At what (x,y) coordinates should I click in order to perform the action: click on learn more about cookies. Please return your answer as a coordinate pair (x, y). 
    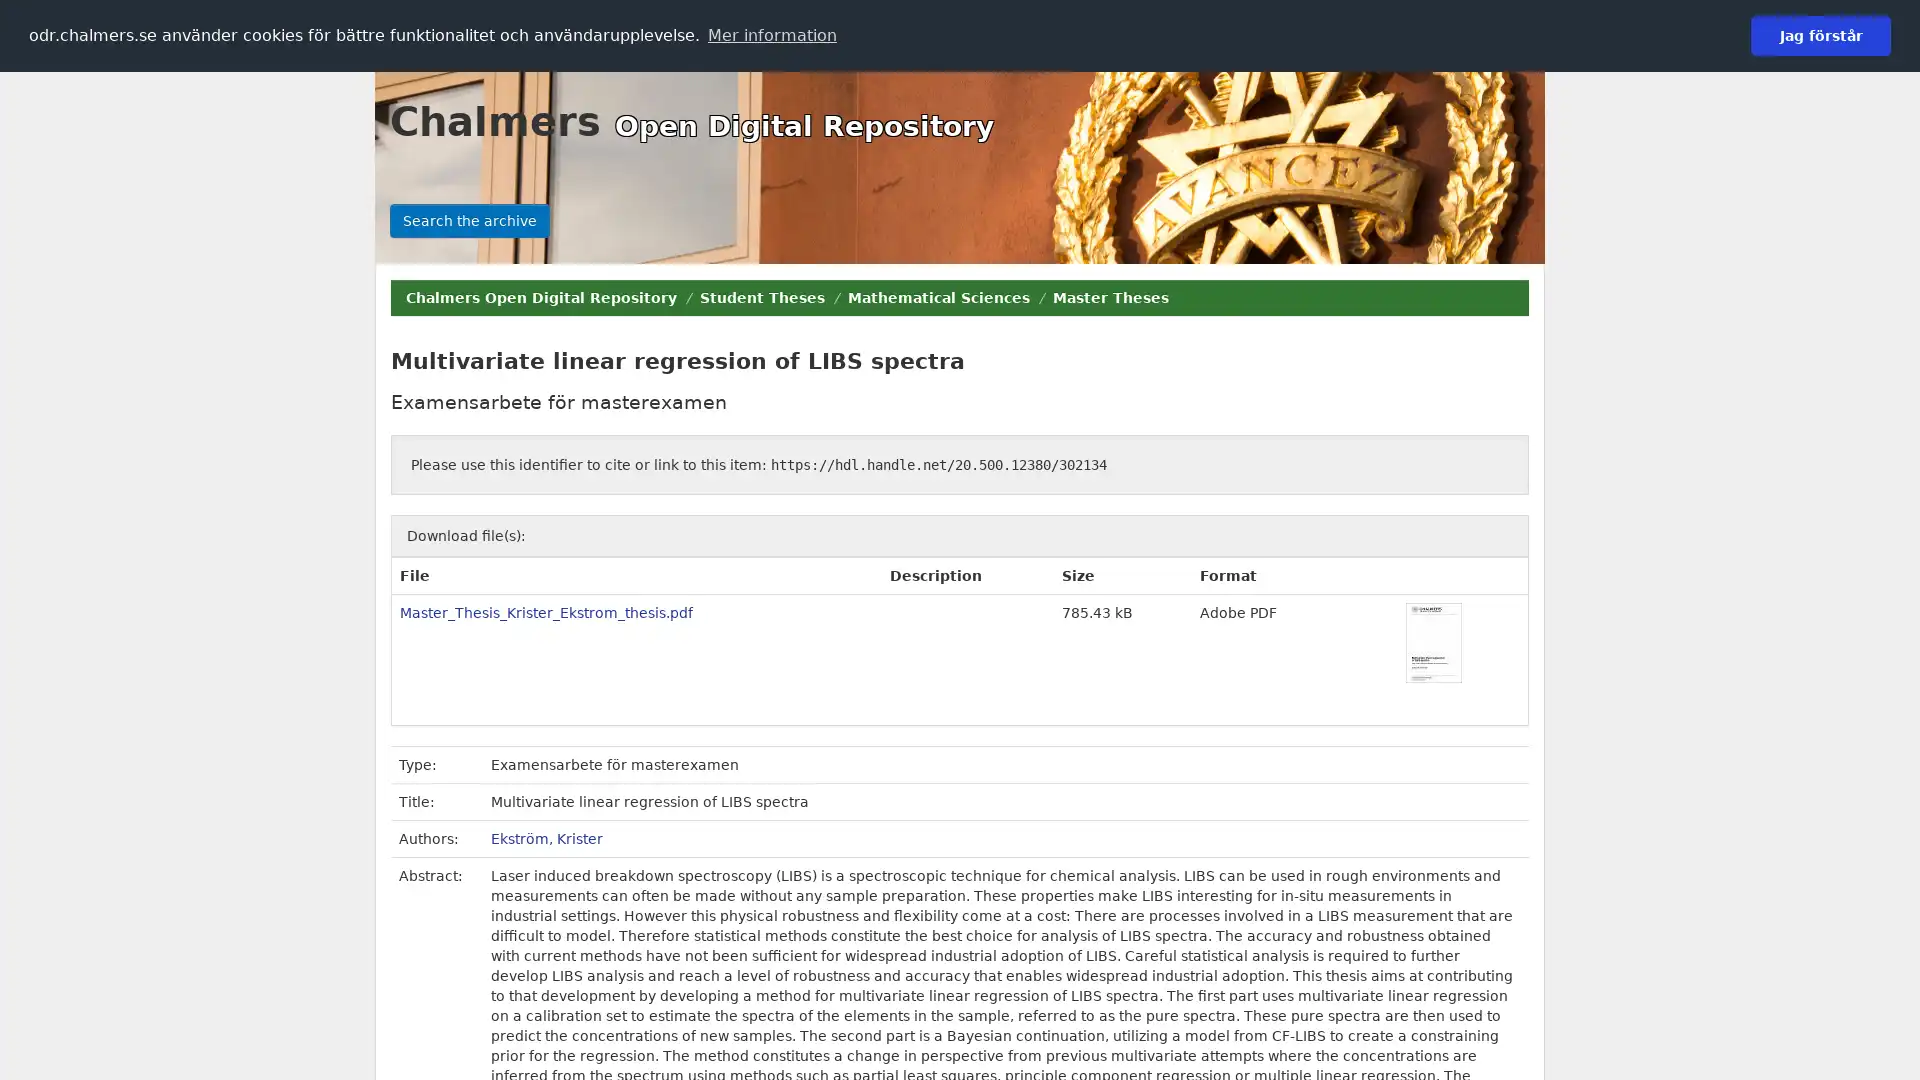
    Looking at the image, I should click on (771, 34).